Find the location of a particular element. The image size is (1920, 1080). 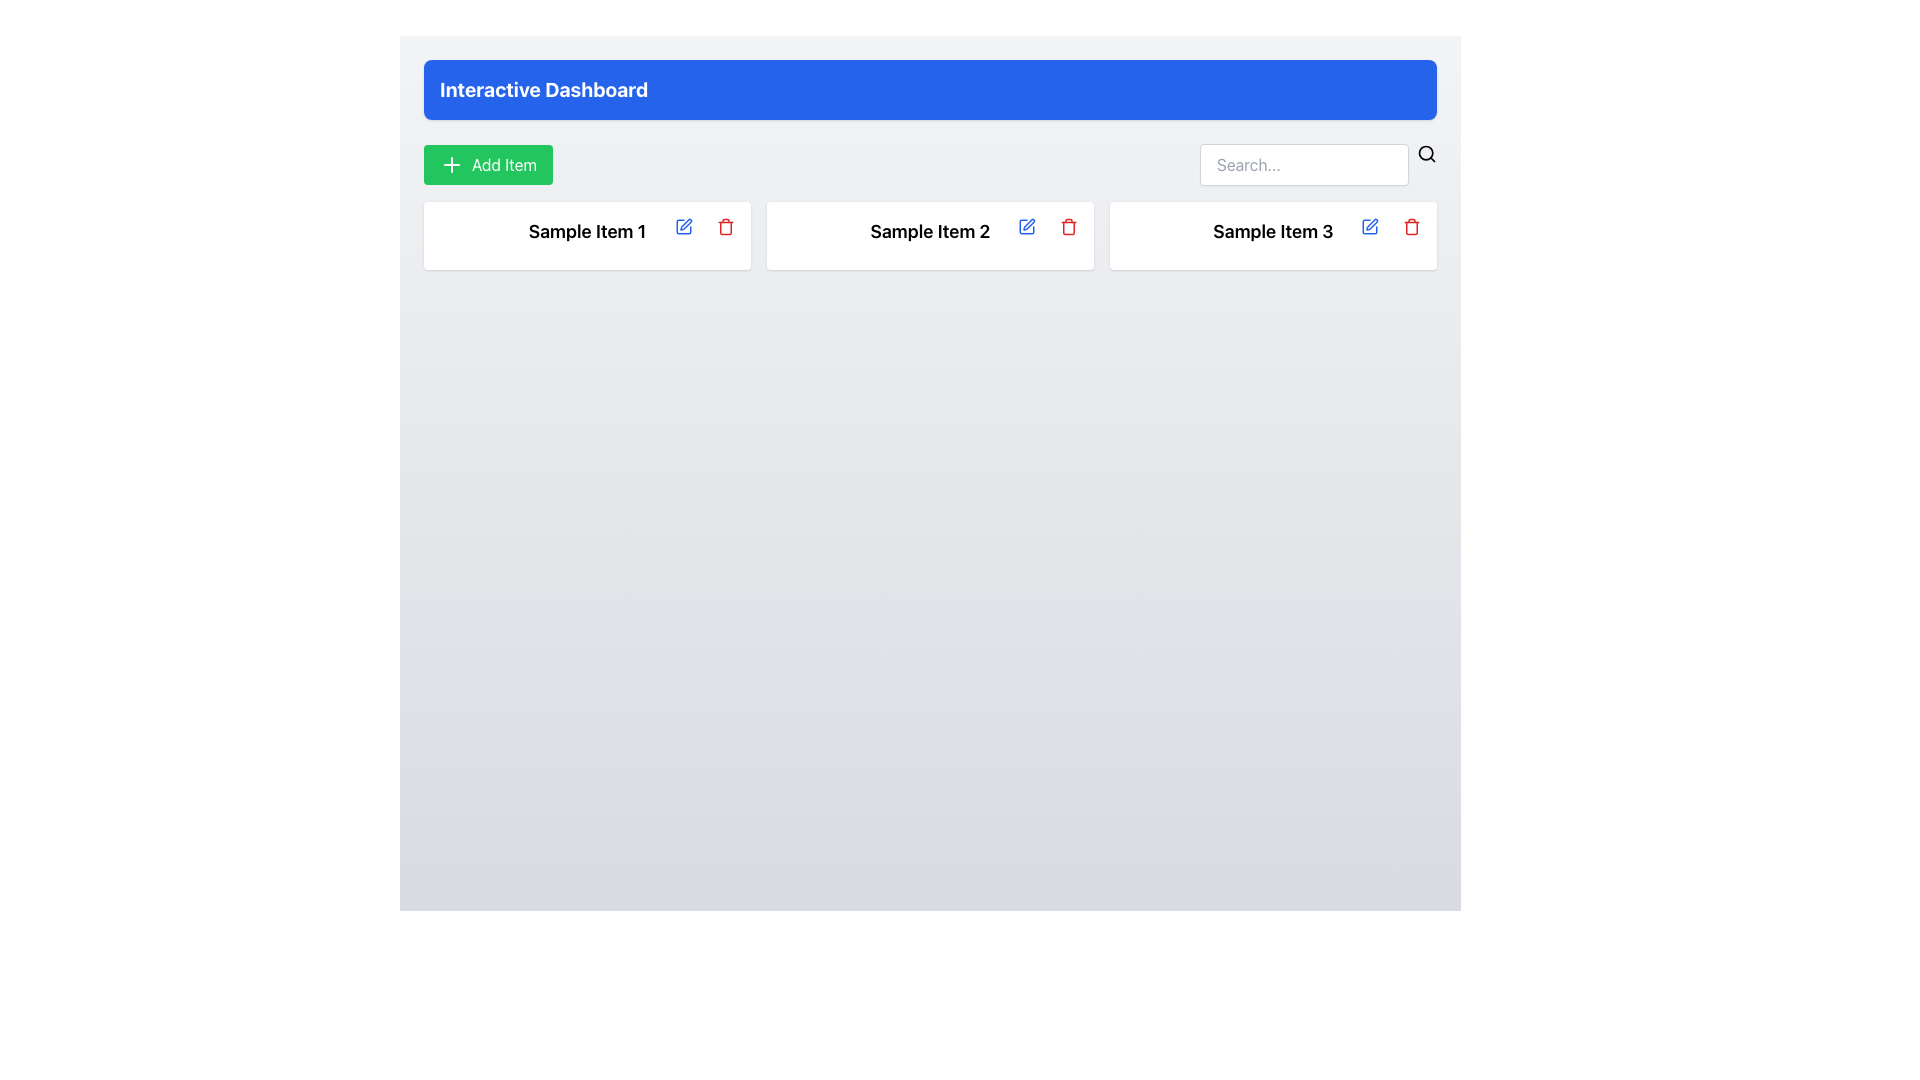

the trash can icon, which is red and minimalistic, located next to the editing pencil icon in the horizontal list of controls for 'Sample Item 3' is located at coordinates (1410, 226).